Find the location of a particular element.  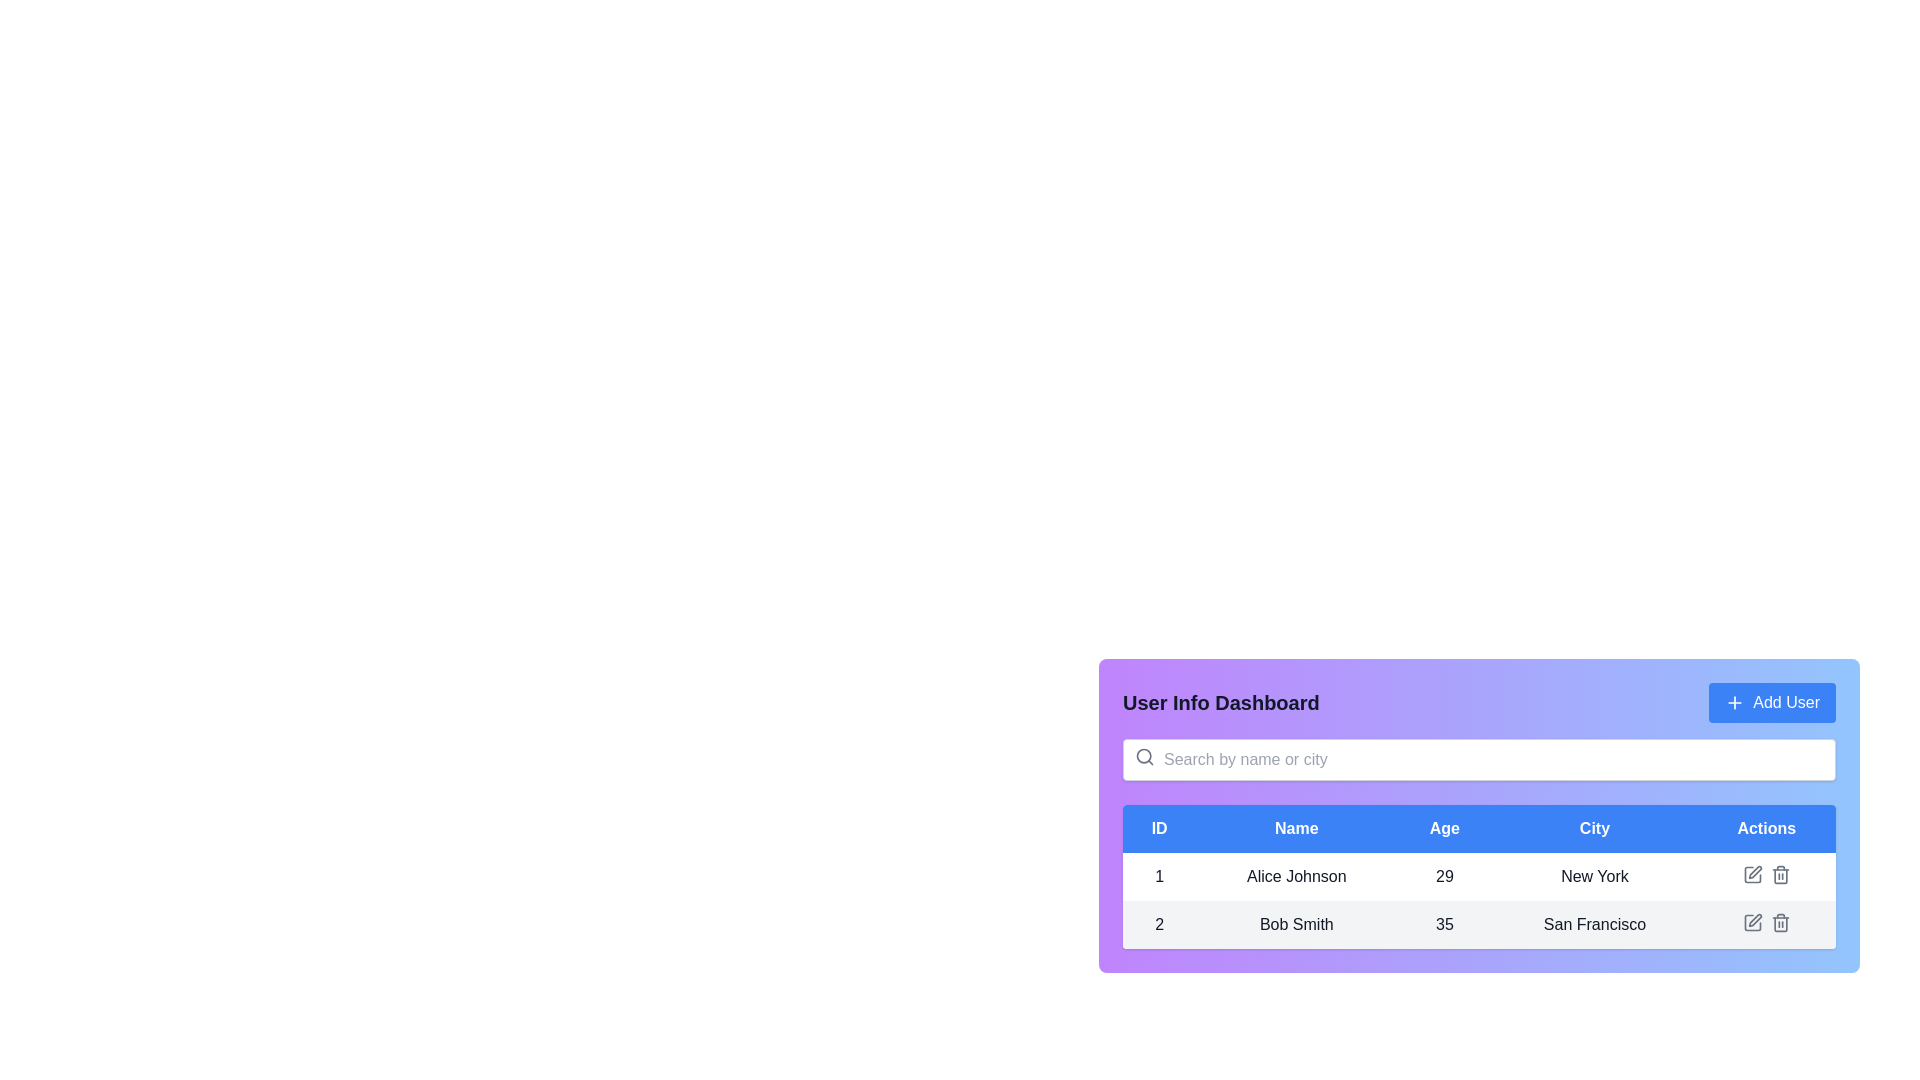

the table cell under the 'Age' column that contains the number '29' for 'Alice Johnson' in the User Info Dashboard is located at coordinates (1479, 875).